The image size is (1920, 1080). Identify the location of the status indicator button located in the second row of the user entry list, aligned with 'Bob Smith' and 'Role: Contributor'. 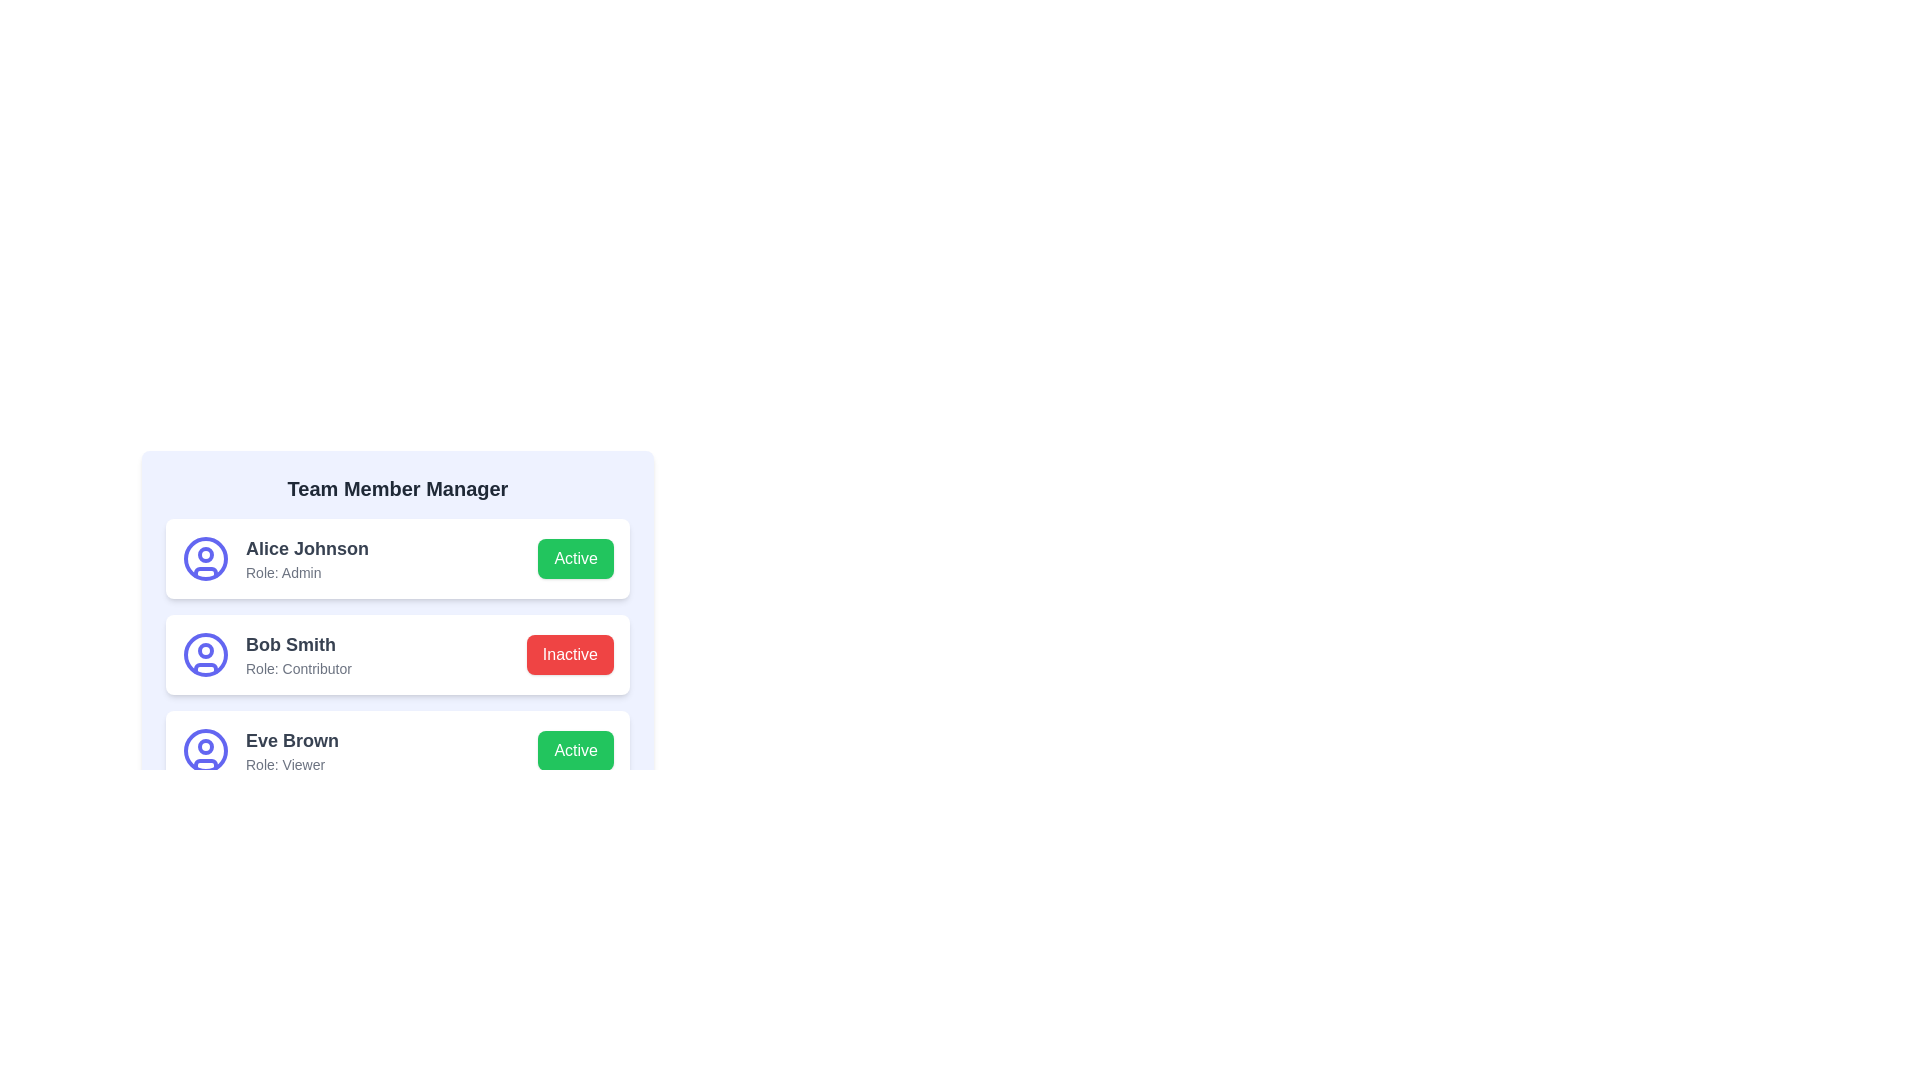
(569, 655).